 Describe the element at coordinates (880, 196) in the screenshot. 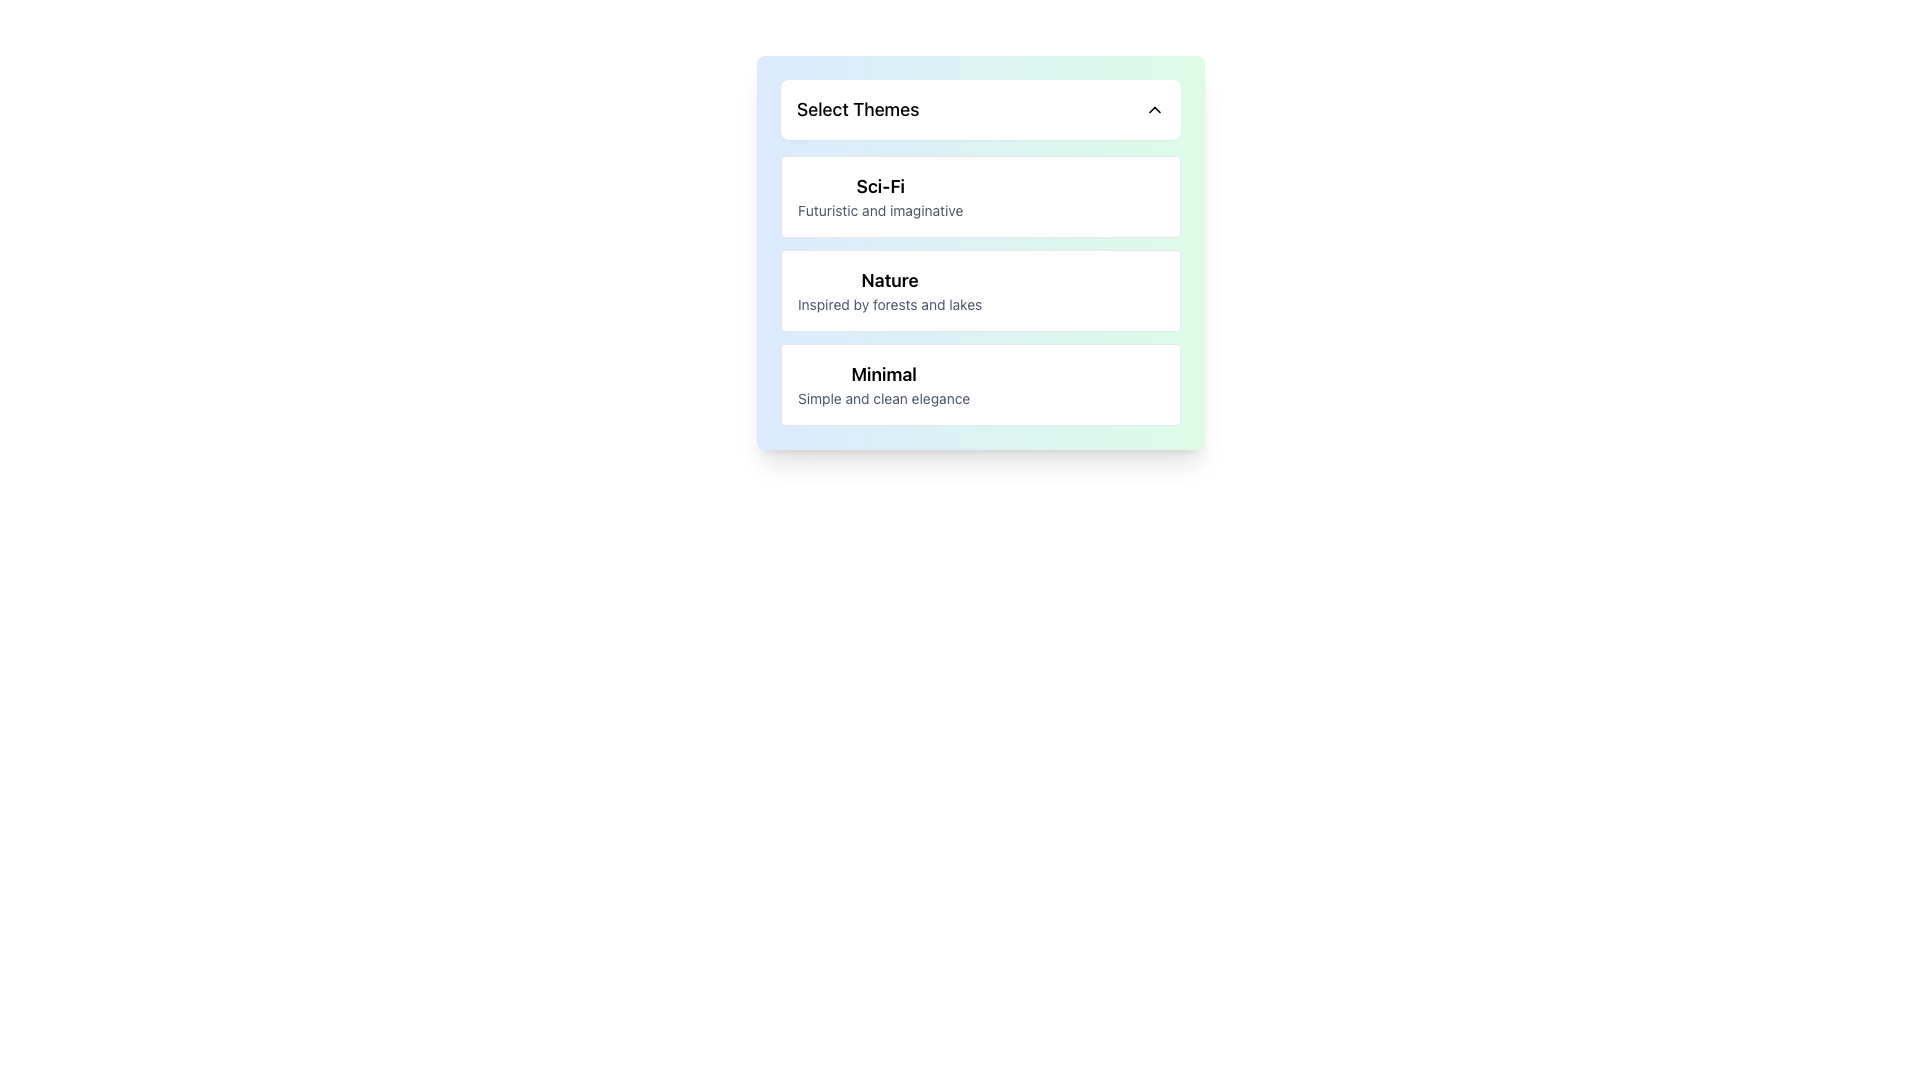

I see `the topmost interactive list item labeled 'Sci-Fi' under the 'Select Themes' header` at that location.